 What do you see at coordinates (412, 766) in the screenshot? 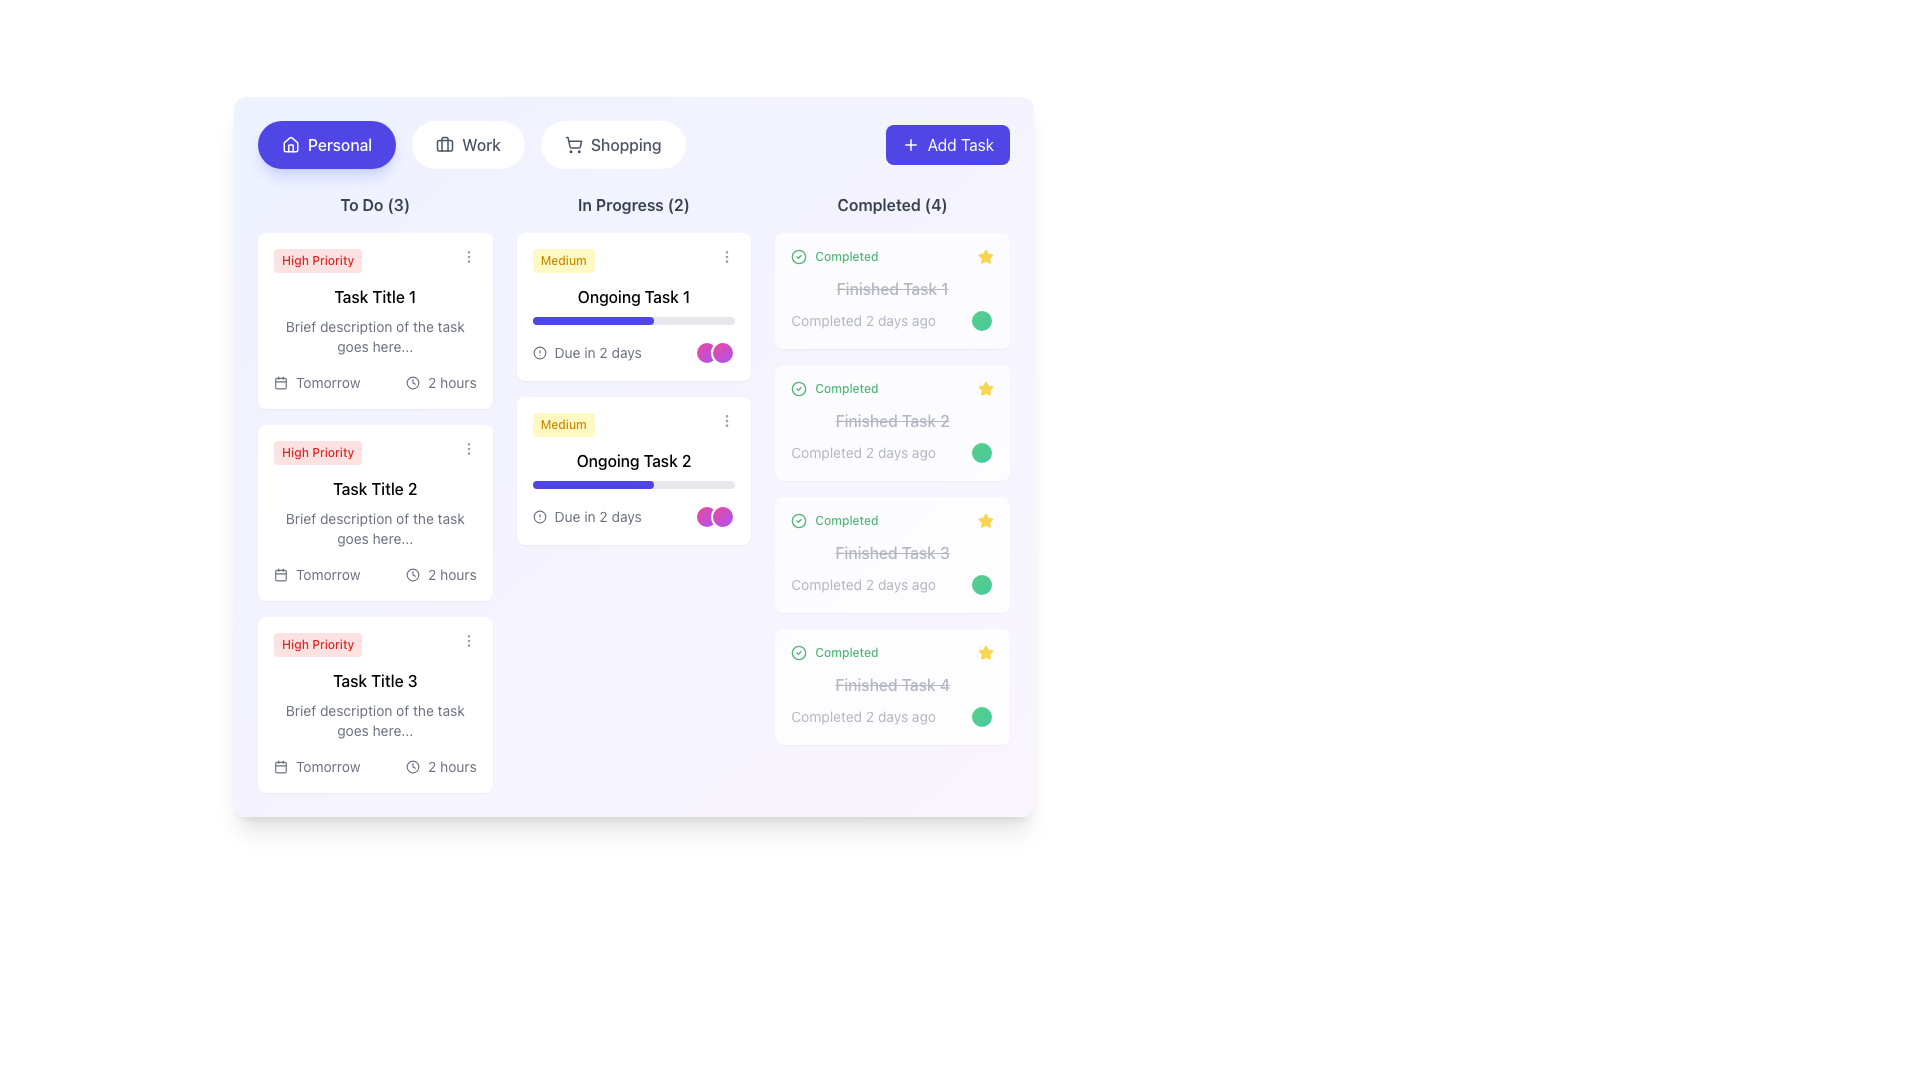
I see `the icon representing the time duration associated with a task, located to the left of the '2 hours' label in the 'To Do' section of the application interface` at bounding box center [412, 766].